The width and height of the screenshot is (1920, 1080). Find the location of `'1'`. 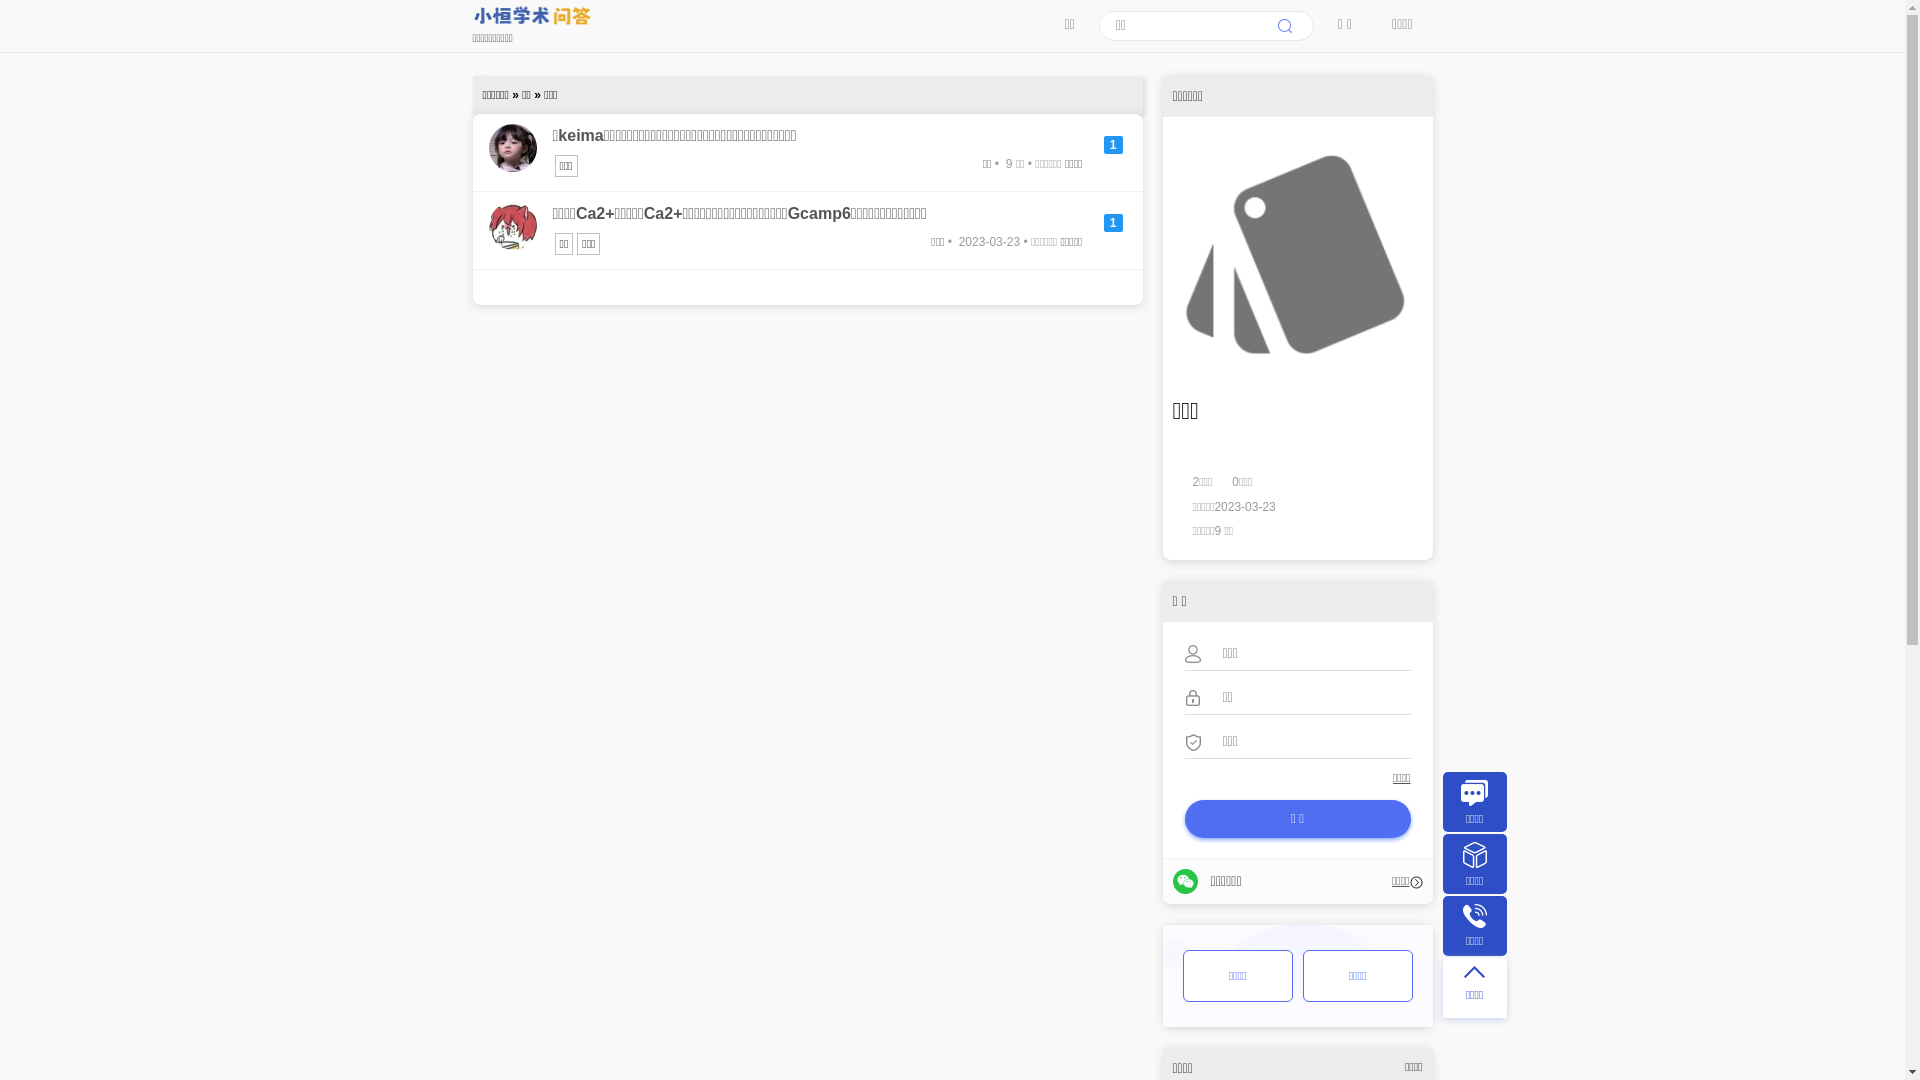

'1' is located at coordinates (1112, 144).